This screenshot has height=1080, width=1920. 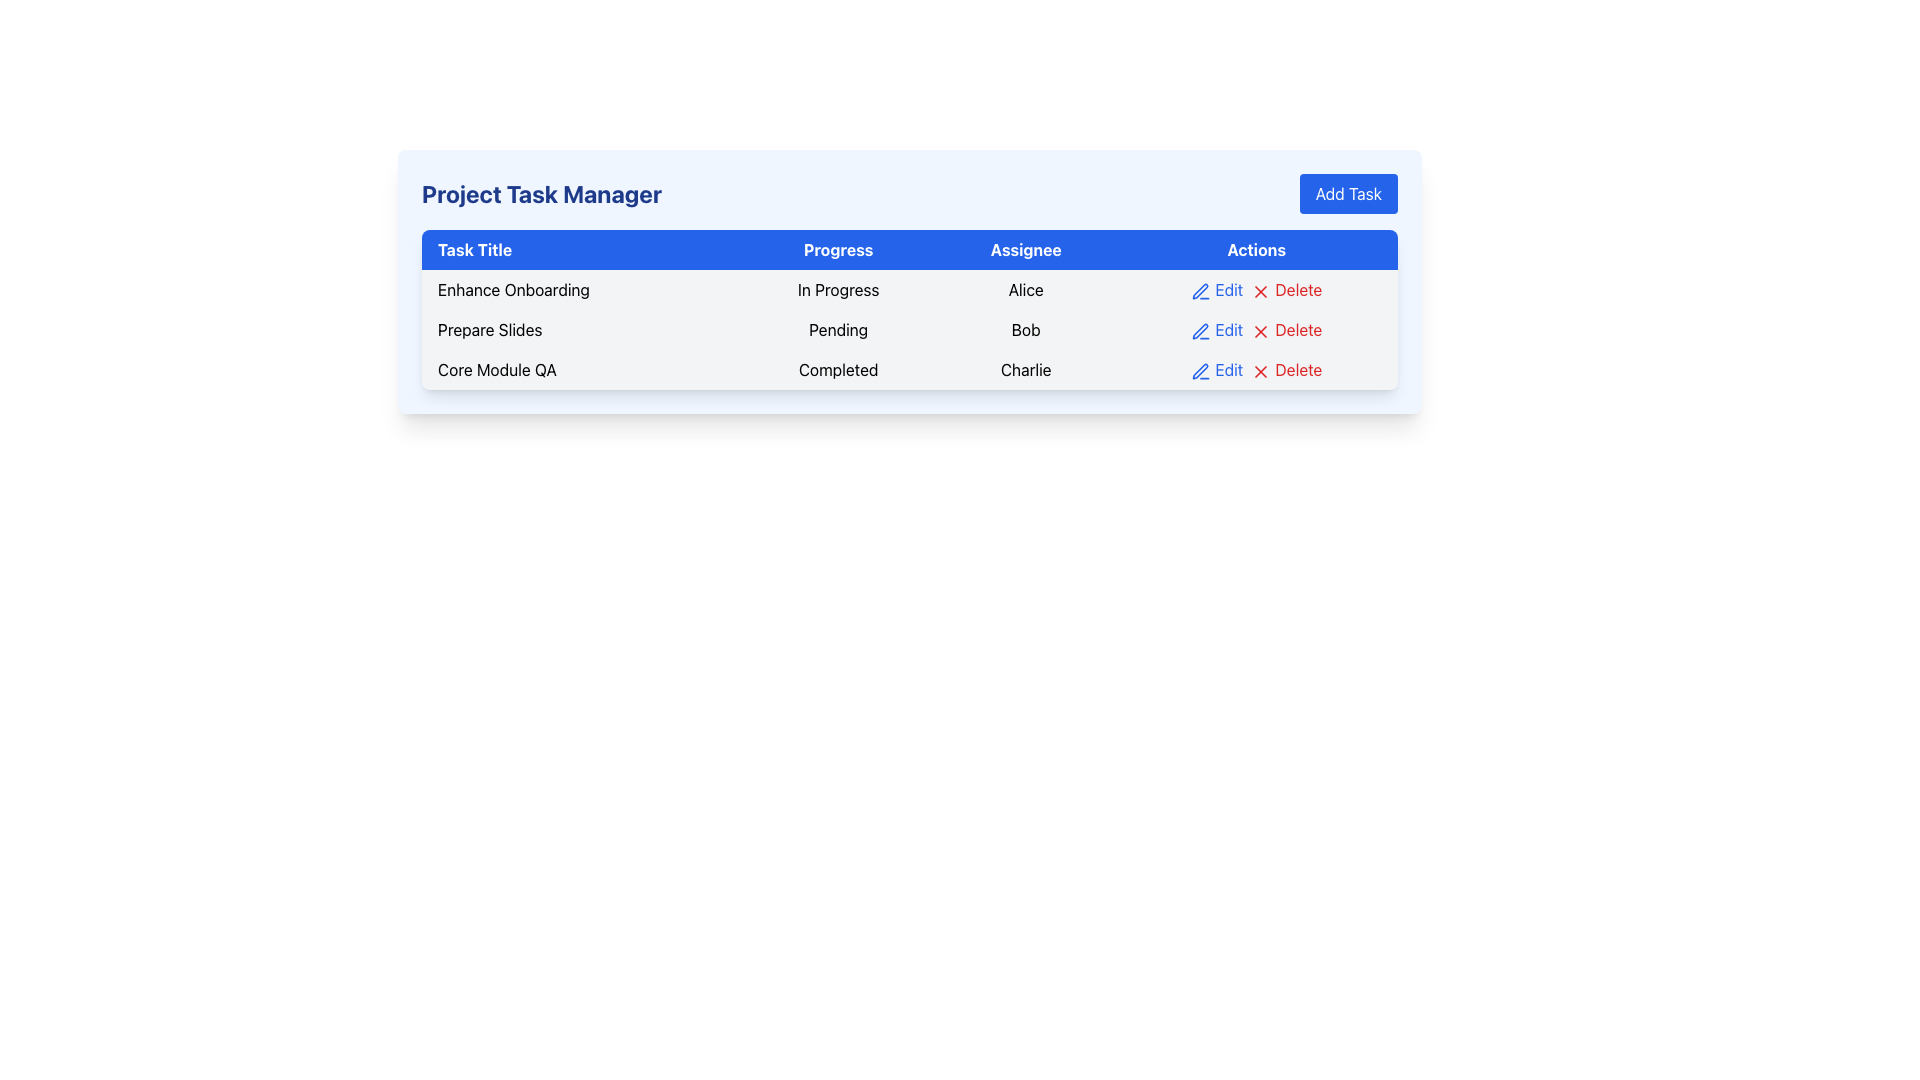 I want to click on the 'Assignee' header label in the table, which is the third column from the left, indicating the names of task assignees below it, so click(x=1026, y=249).